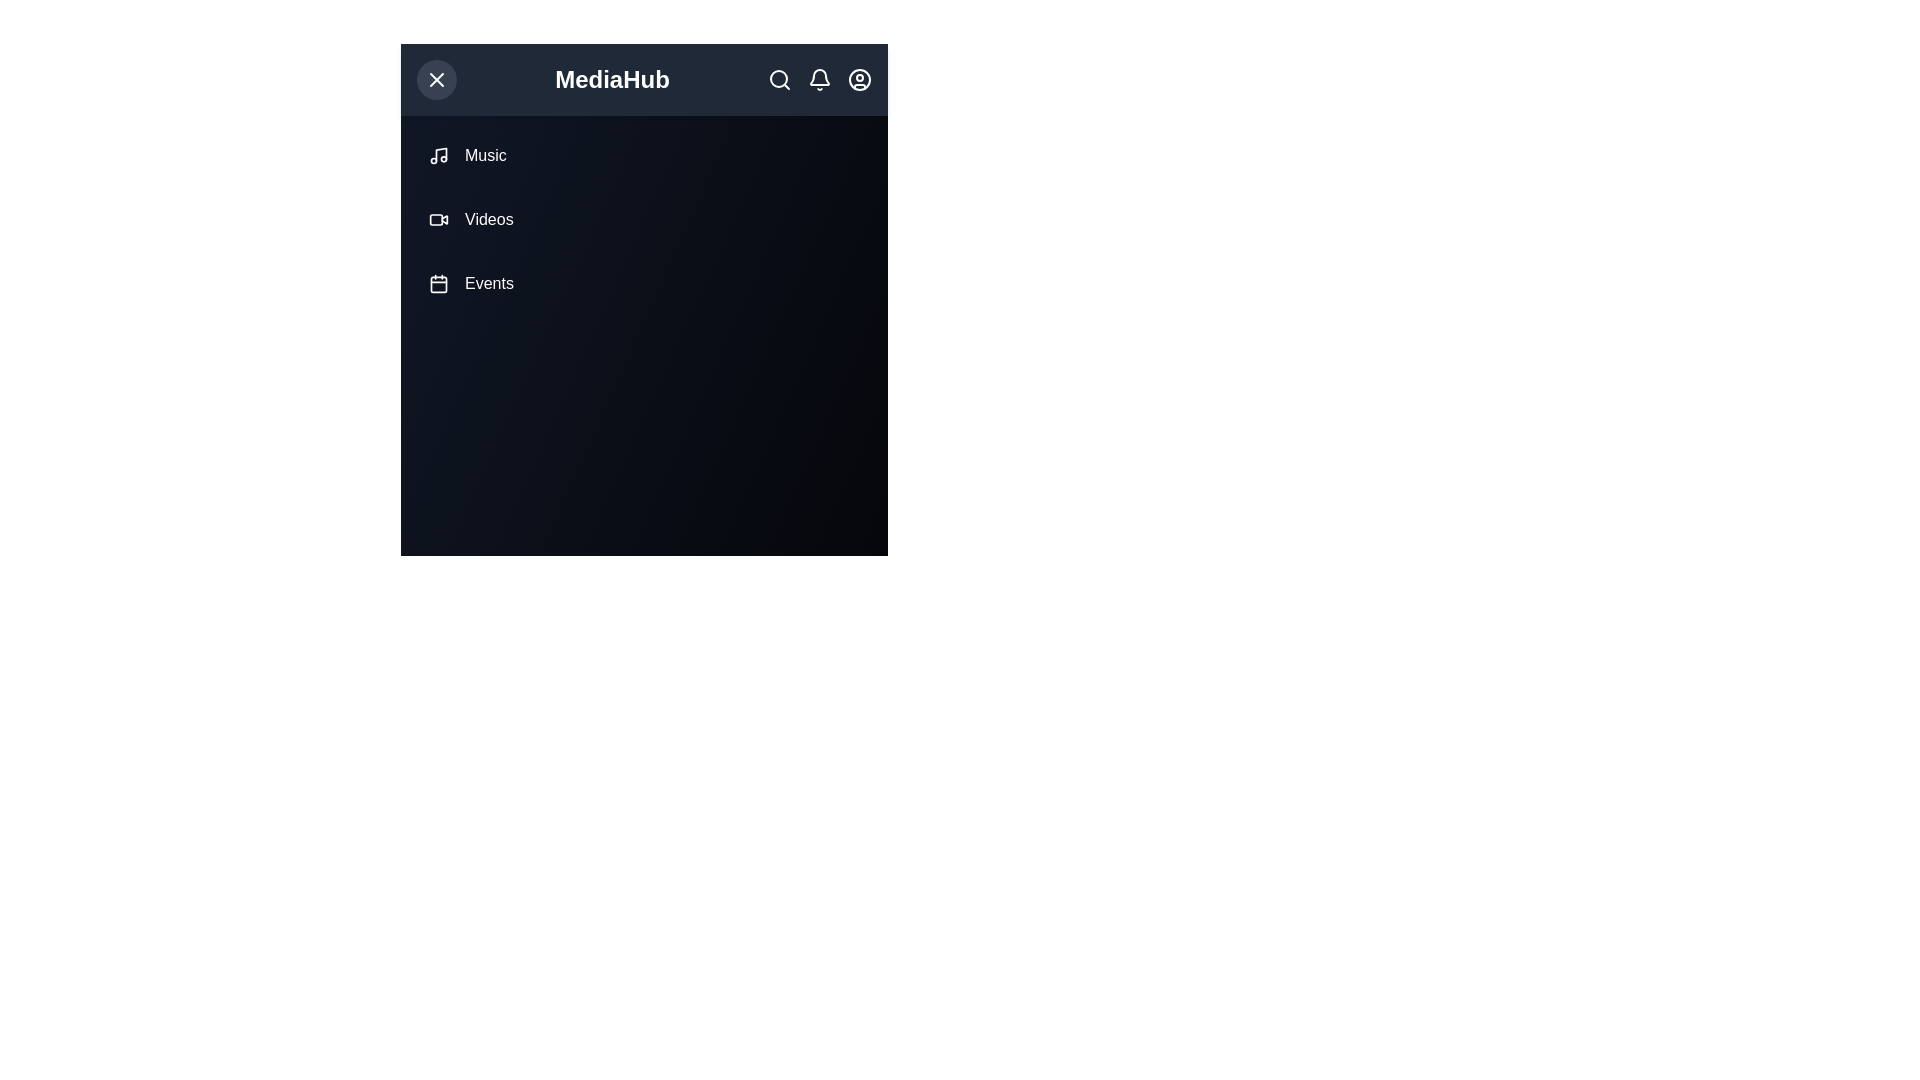 The height and width of the screenshot is (1080, 1920). I want to click on the notification bell icon at the top-right corner of the header, so click(820, 79).